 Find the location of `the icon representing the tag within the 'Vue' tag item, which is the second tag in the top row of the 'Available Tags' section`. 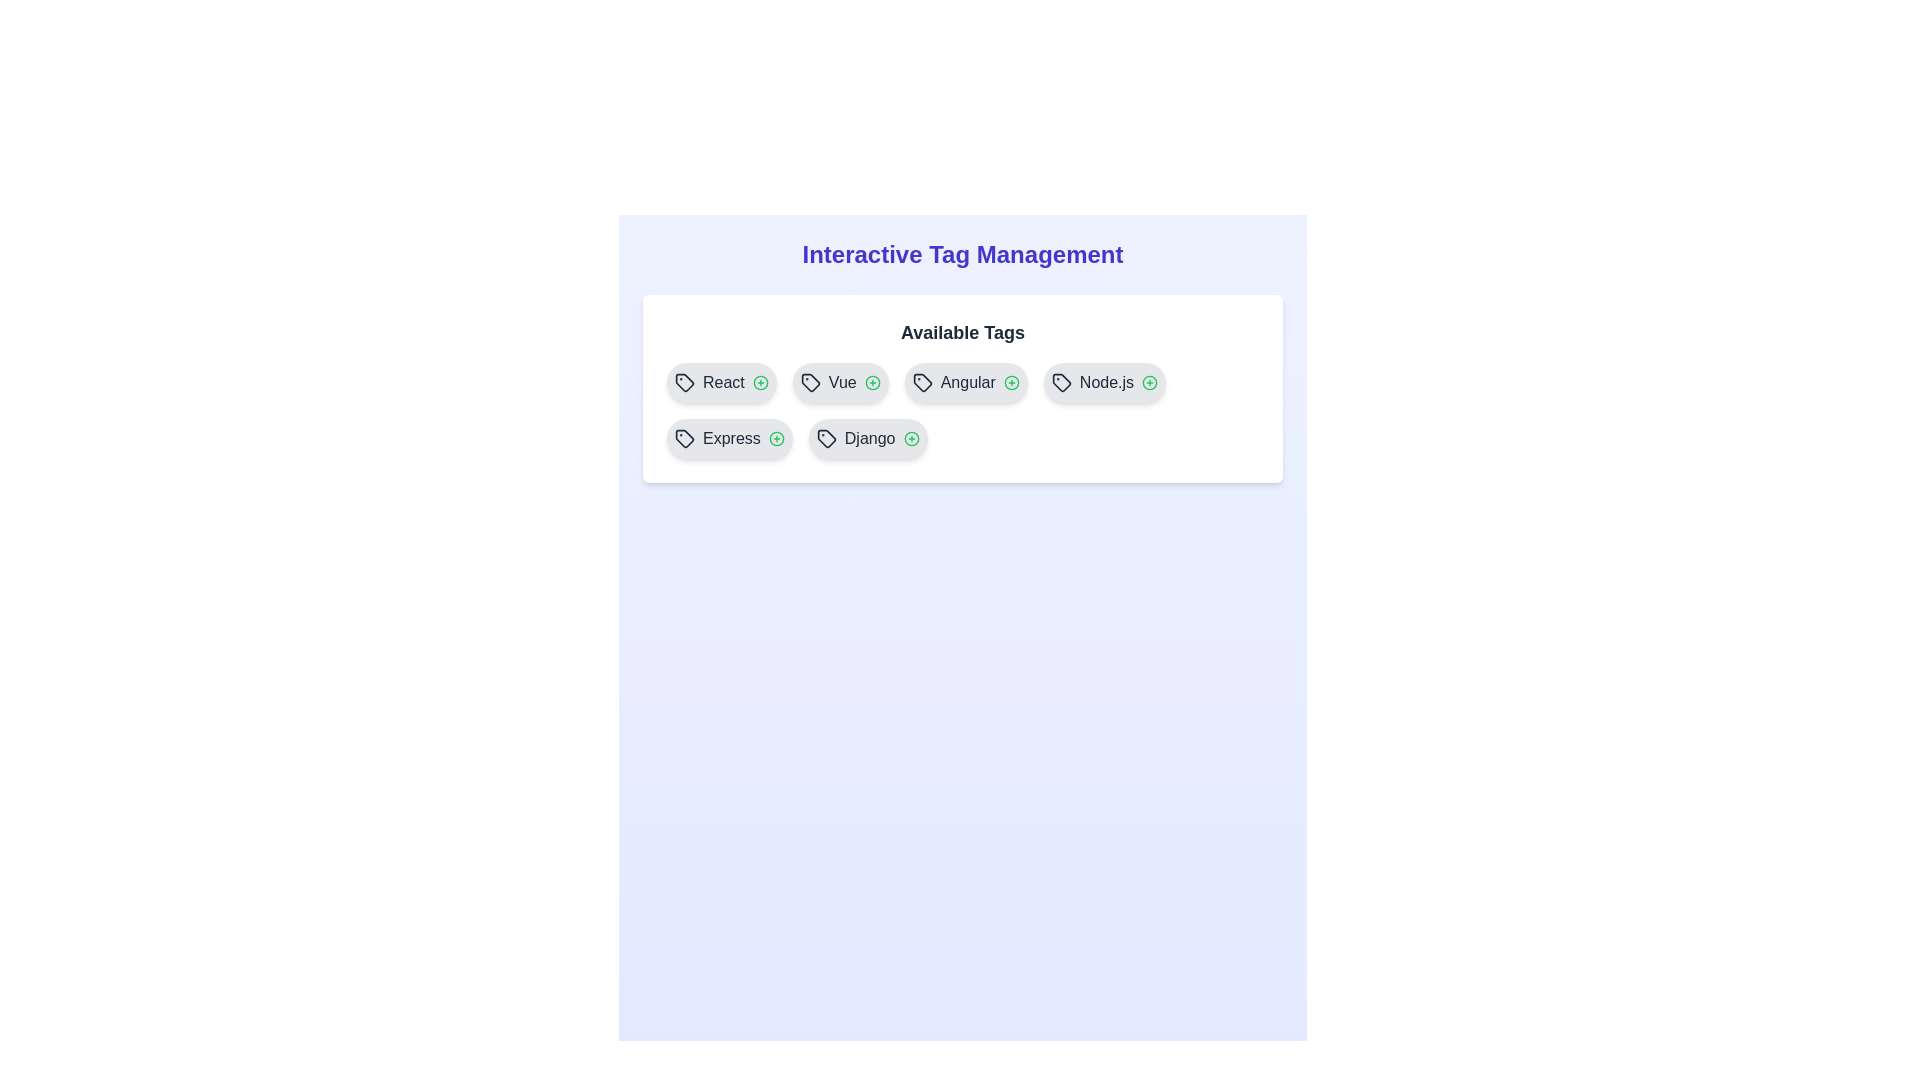

the icon representing the tag within the 'Vue' tag item, which is the second tag in the top row of the 'Available Tags' section is located at coordinates (810, 382).